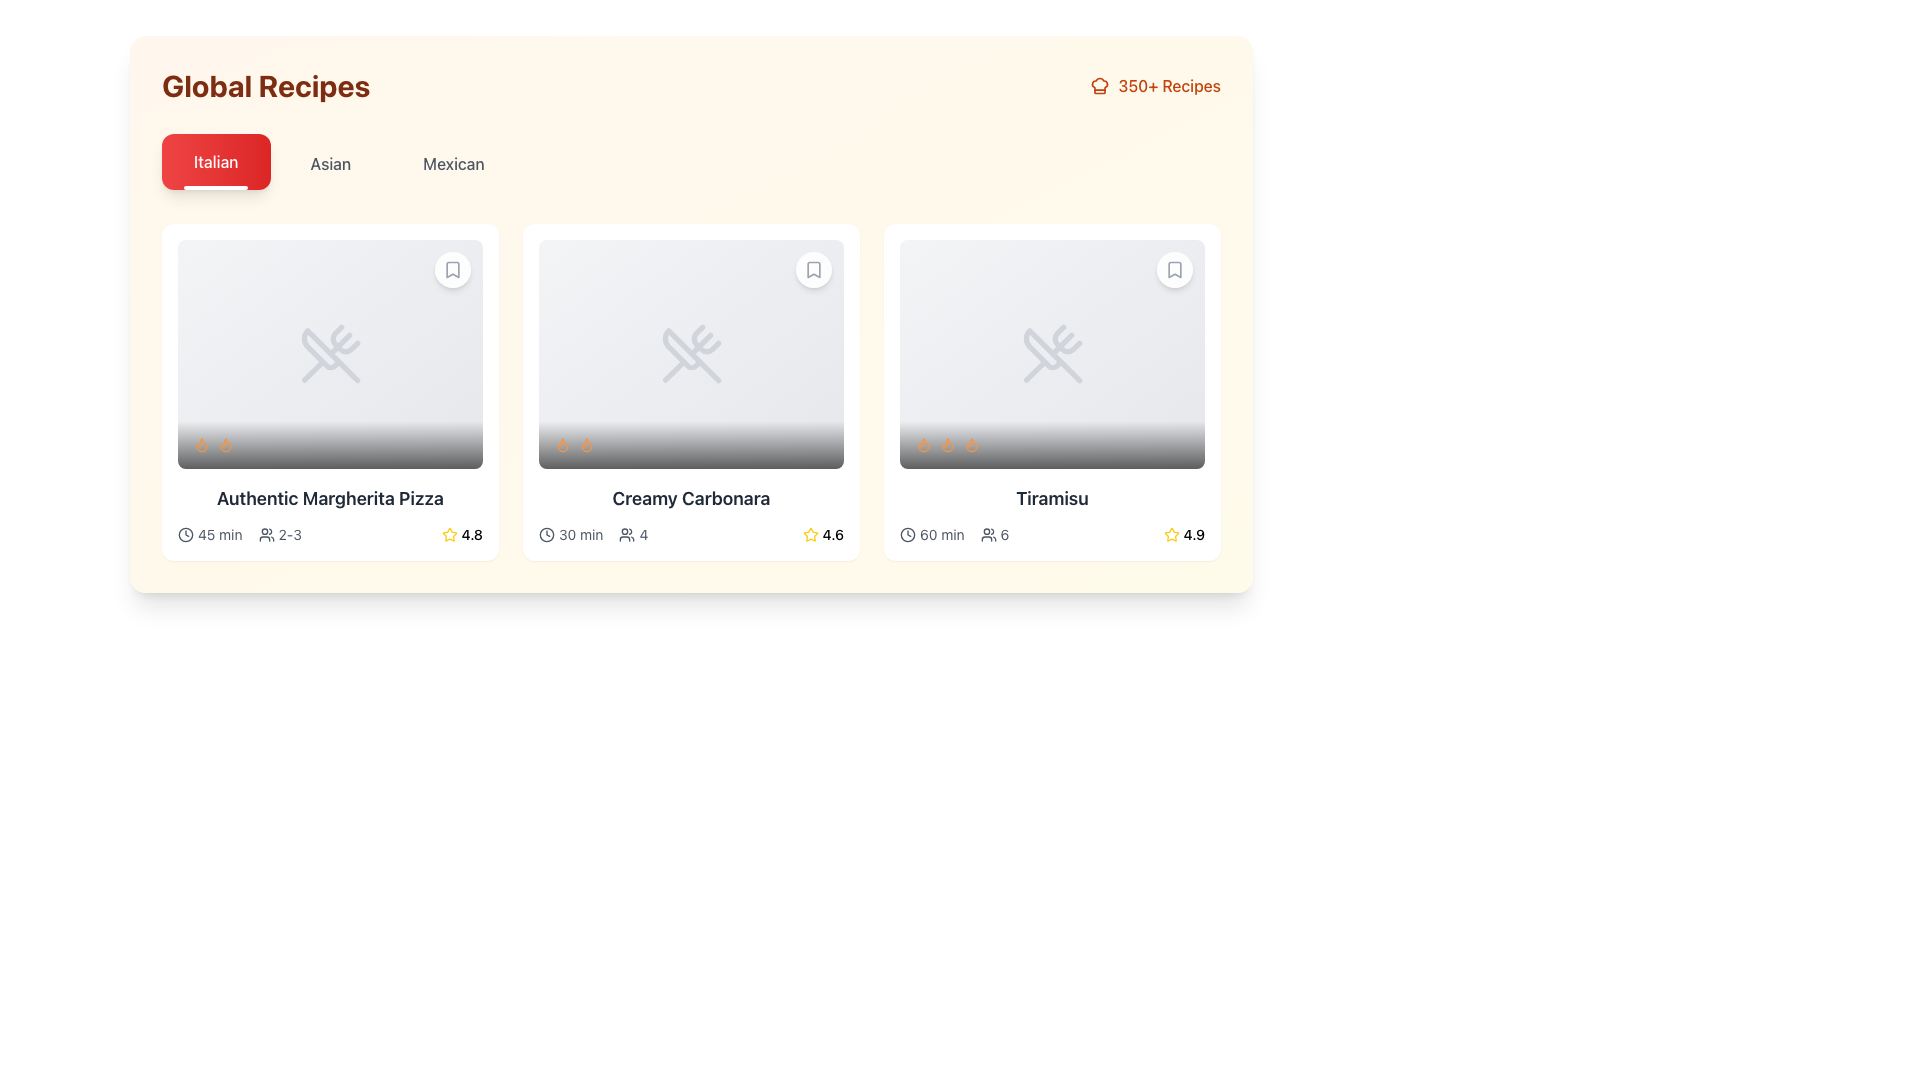 The height and width of the screenshot is (1080, 1920). I want to click on the rating icon for the recipe 'Authentic Margherita Pizza' located in the Italian recipes section, which is adjacent to the rating value '4.8', so click(448, 533).